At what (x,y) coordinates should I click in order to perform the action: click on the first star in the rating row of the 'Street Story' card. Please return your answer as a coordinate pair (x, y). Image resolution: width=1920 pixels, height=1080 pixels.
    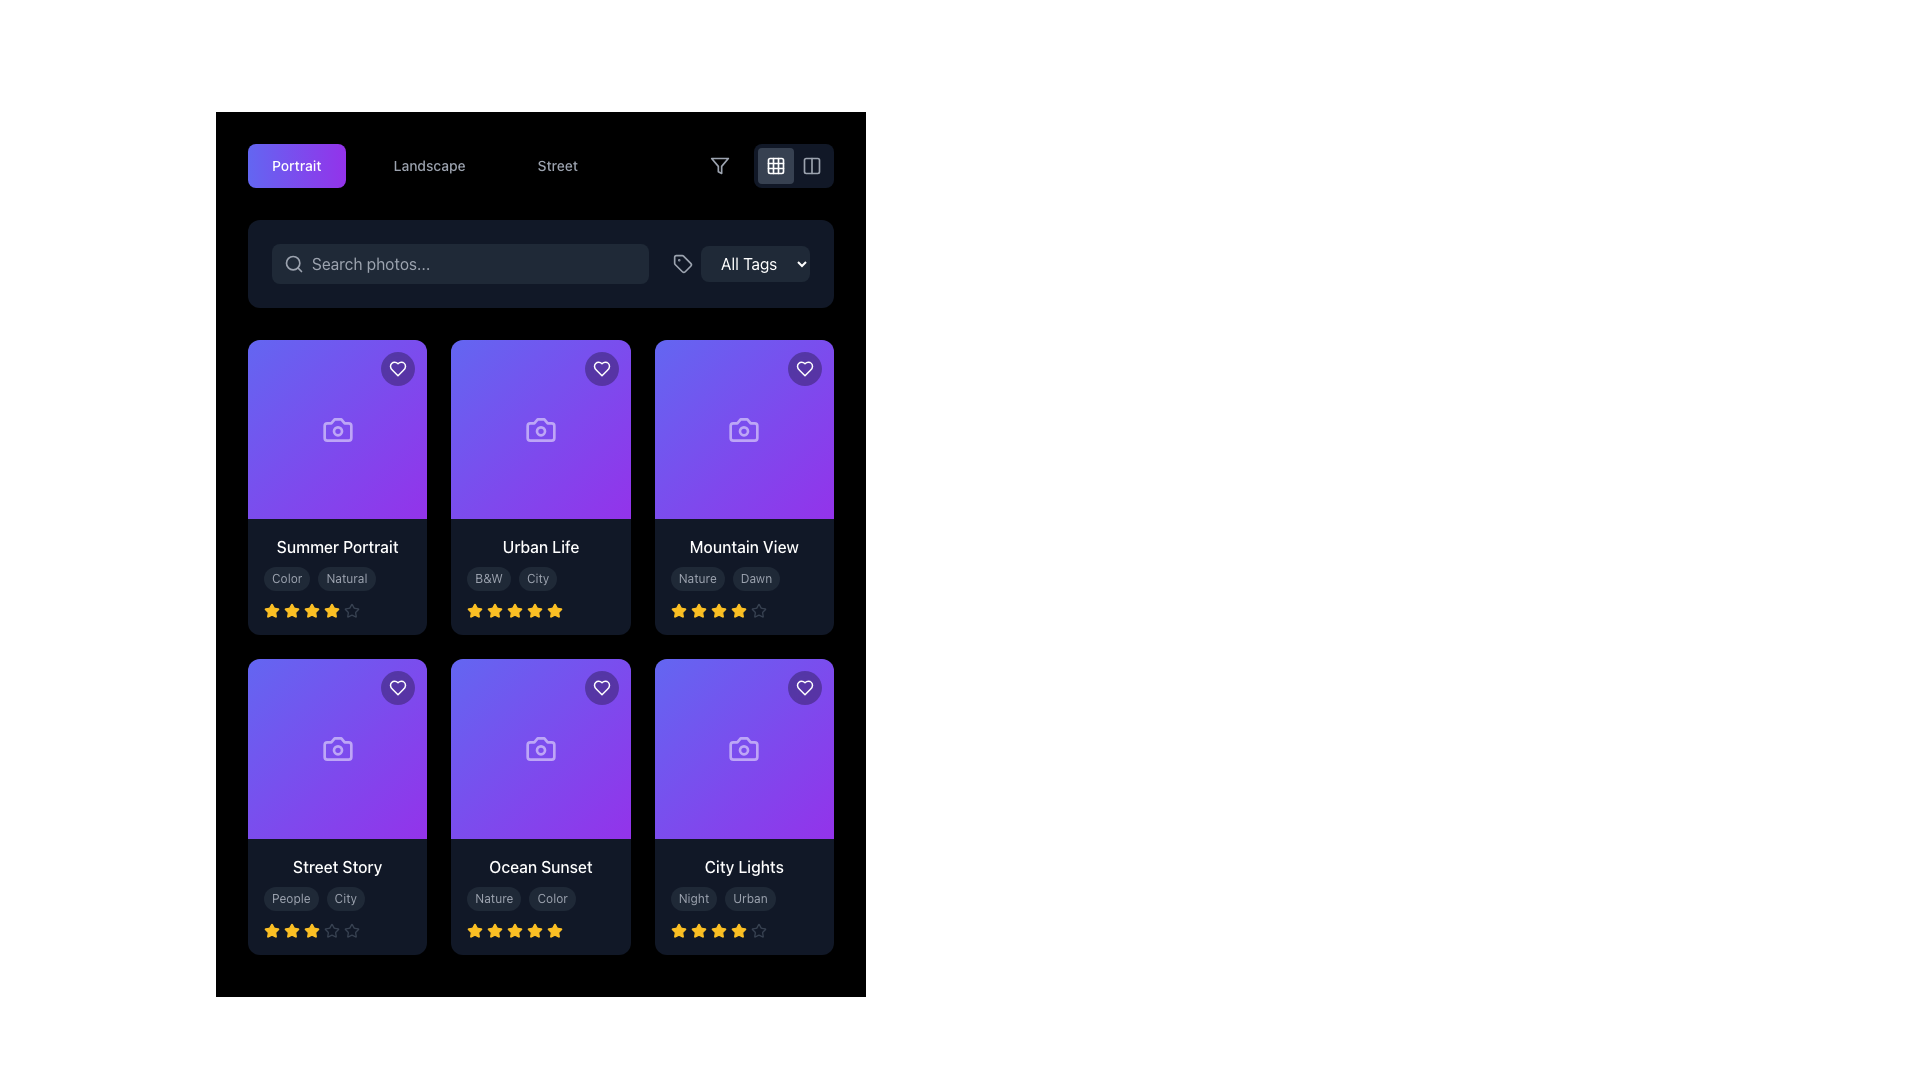
    Looking at the image, I should click on (271, 930).